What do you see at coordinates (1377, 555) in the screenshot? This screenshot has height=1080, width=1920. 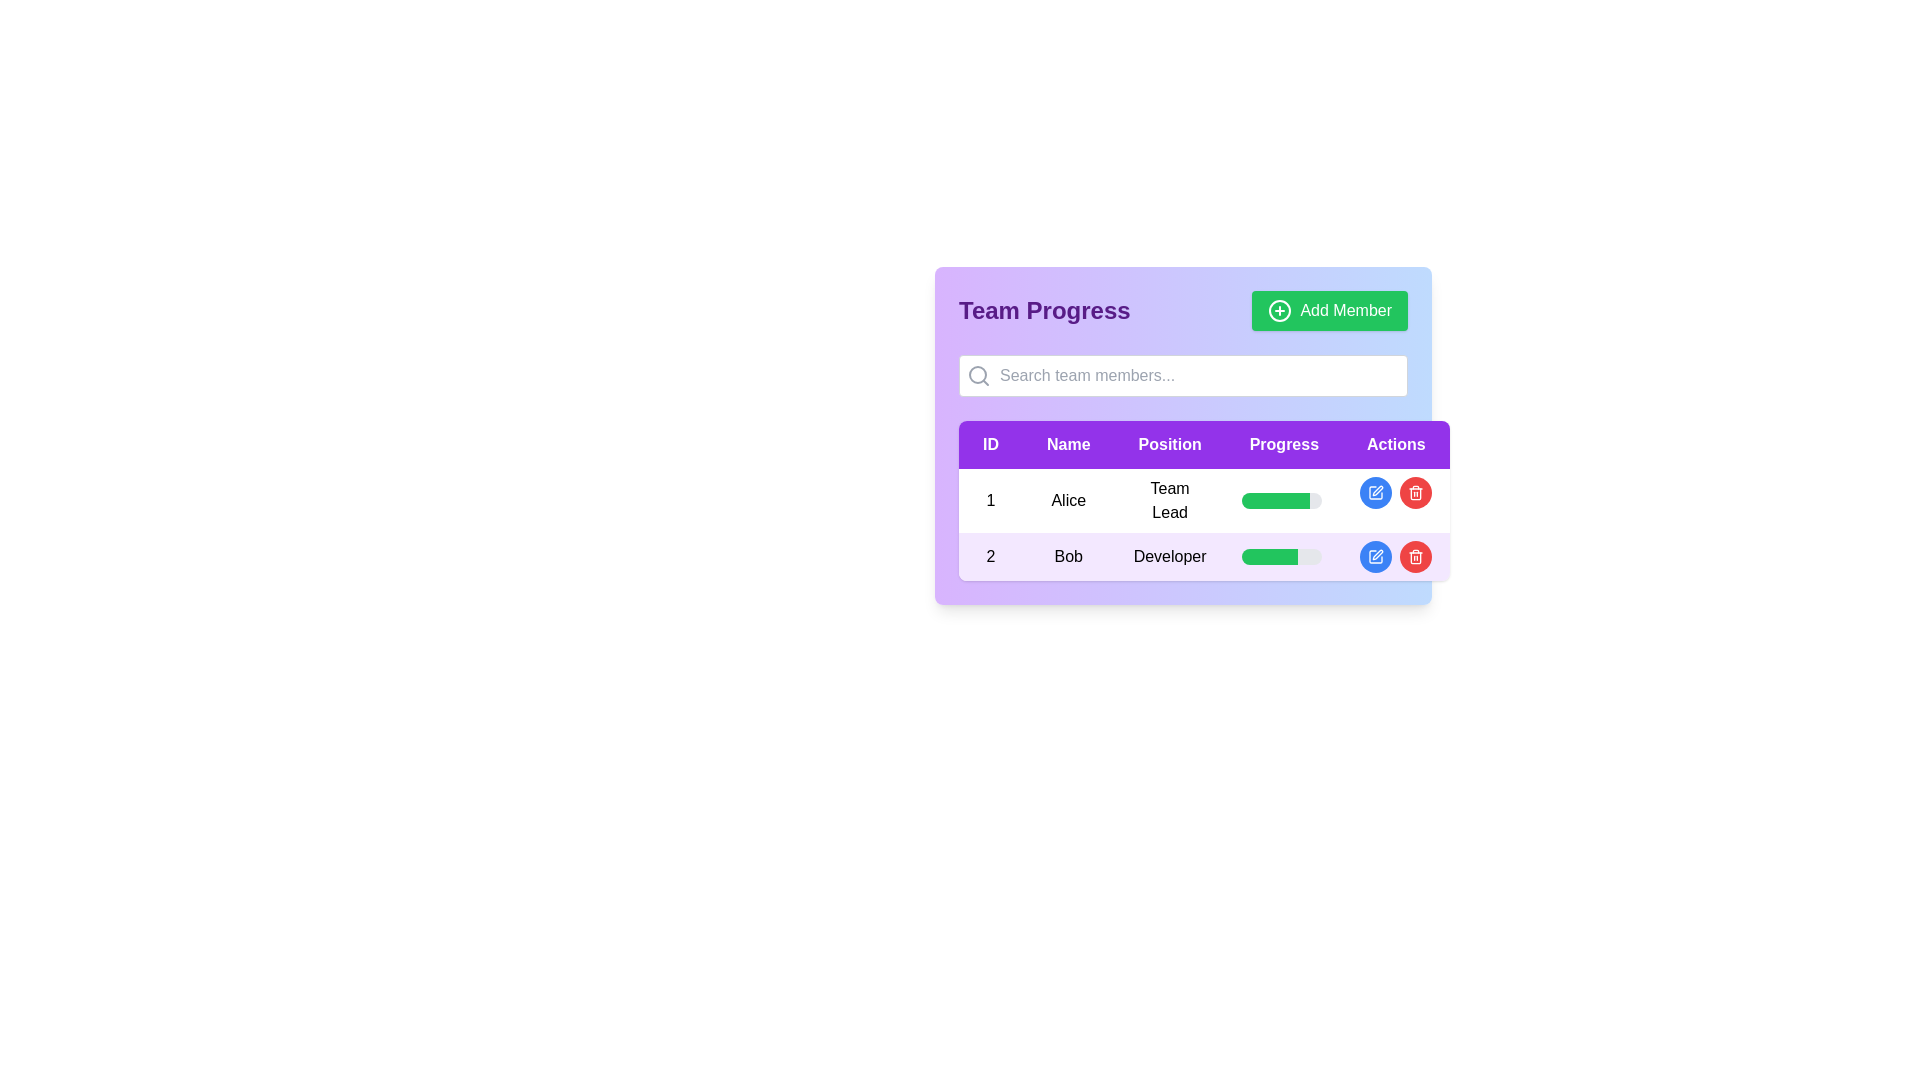 I see `the editing button icon in the 'Actions' column for the row corresponding to 'Bob' in the displayed table` at bounding box center [1377, 555].